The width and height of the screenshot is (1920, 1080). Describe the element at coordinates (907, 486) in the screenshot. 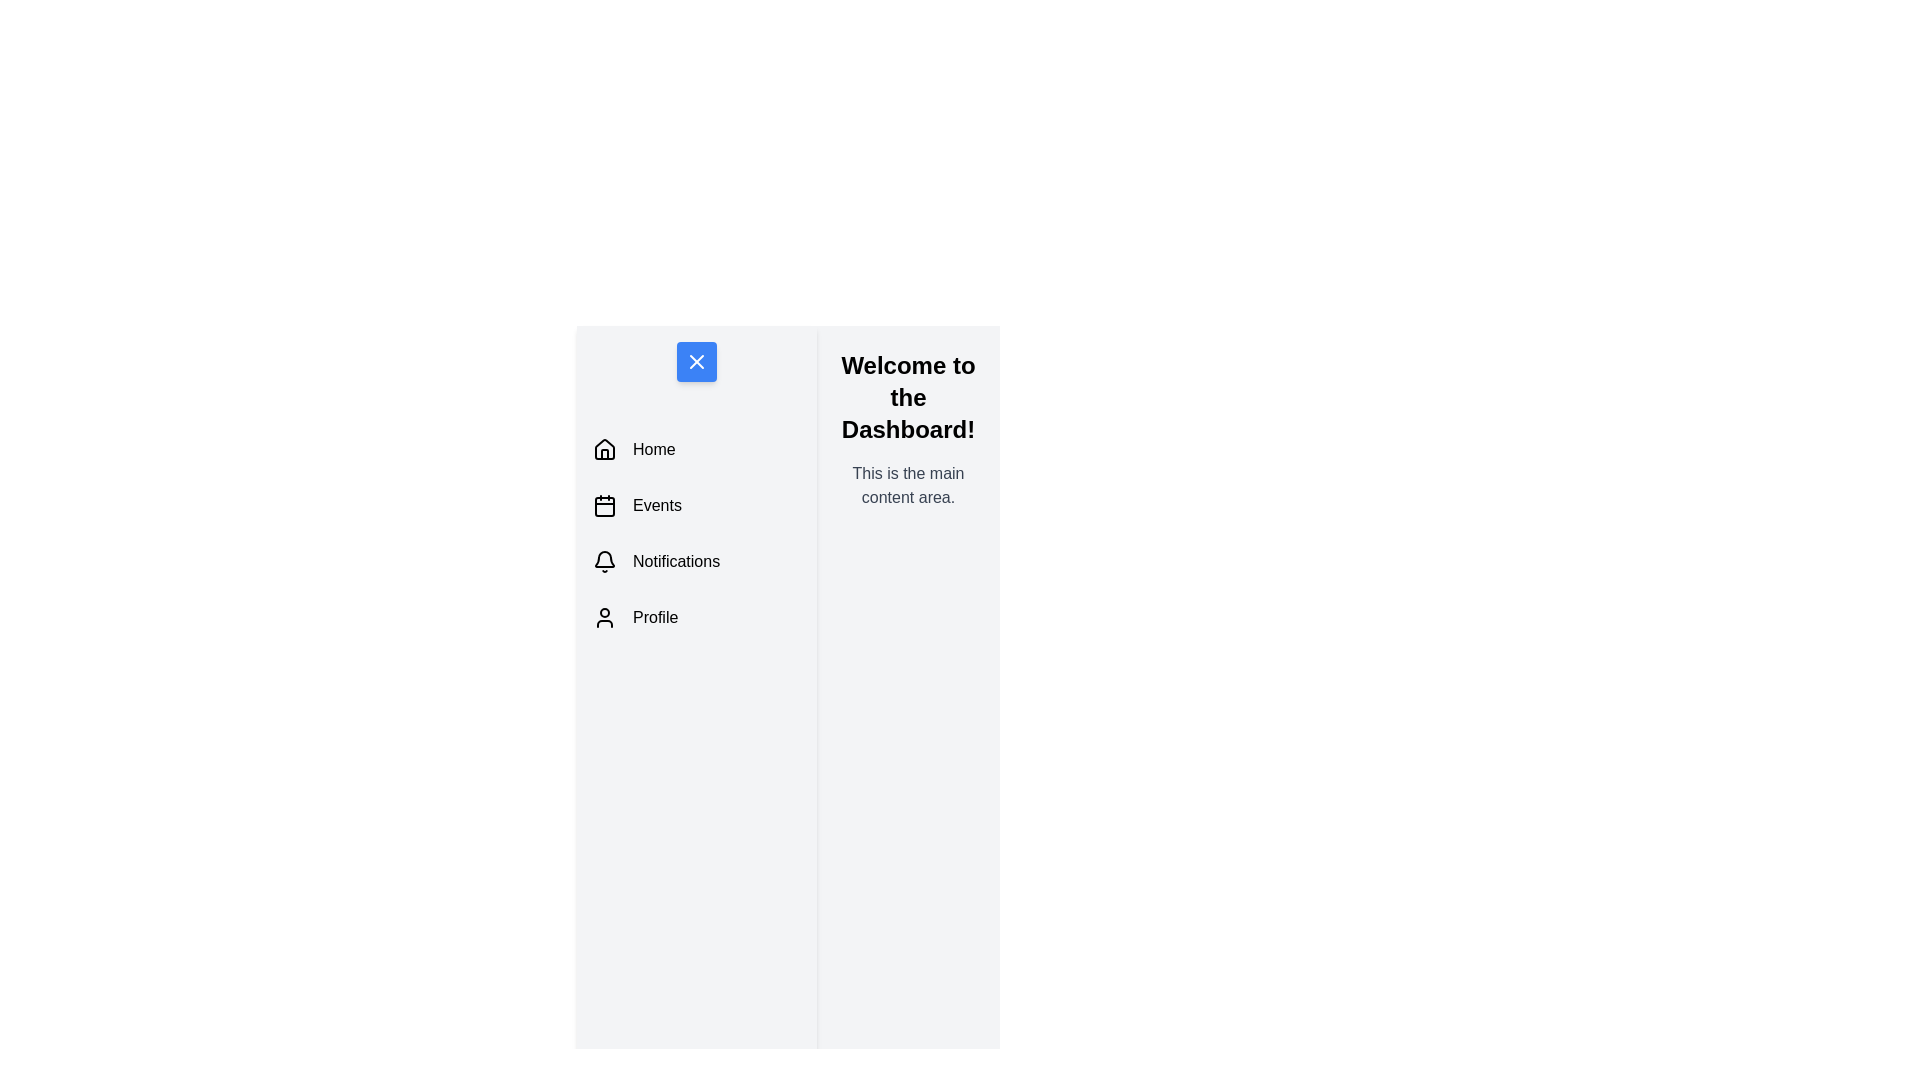

I see `the static text label located below the 'Welcome to the Dashboard!' element on the right side of the interface` at that location.